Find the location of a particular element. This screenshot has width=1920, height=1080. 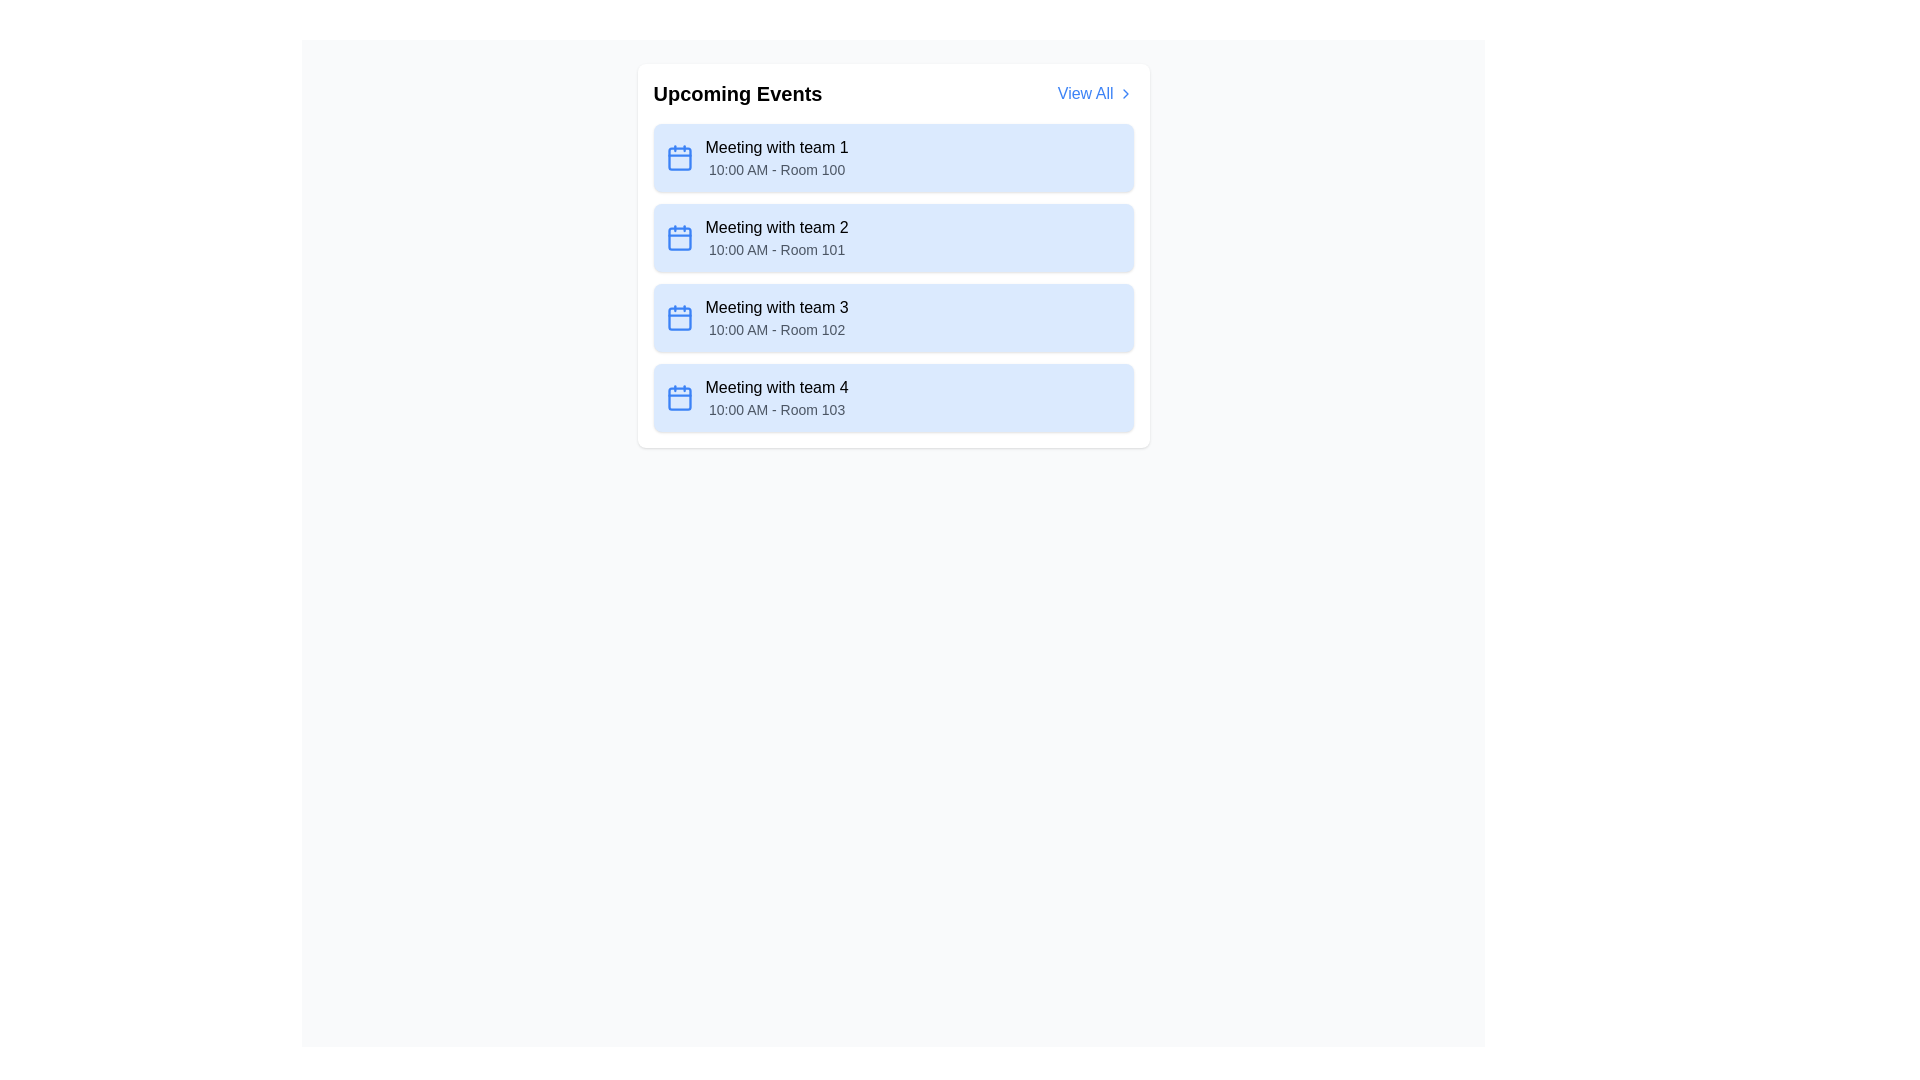

the 'View All' interactive link/button, which is styled in blue text and located on the far right of the header section for 'Upcoming Events' is located at coordinates (1094, 93).